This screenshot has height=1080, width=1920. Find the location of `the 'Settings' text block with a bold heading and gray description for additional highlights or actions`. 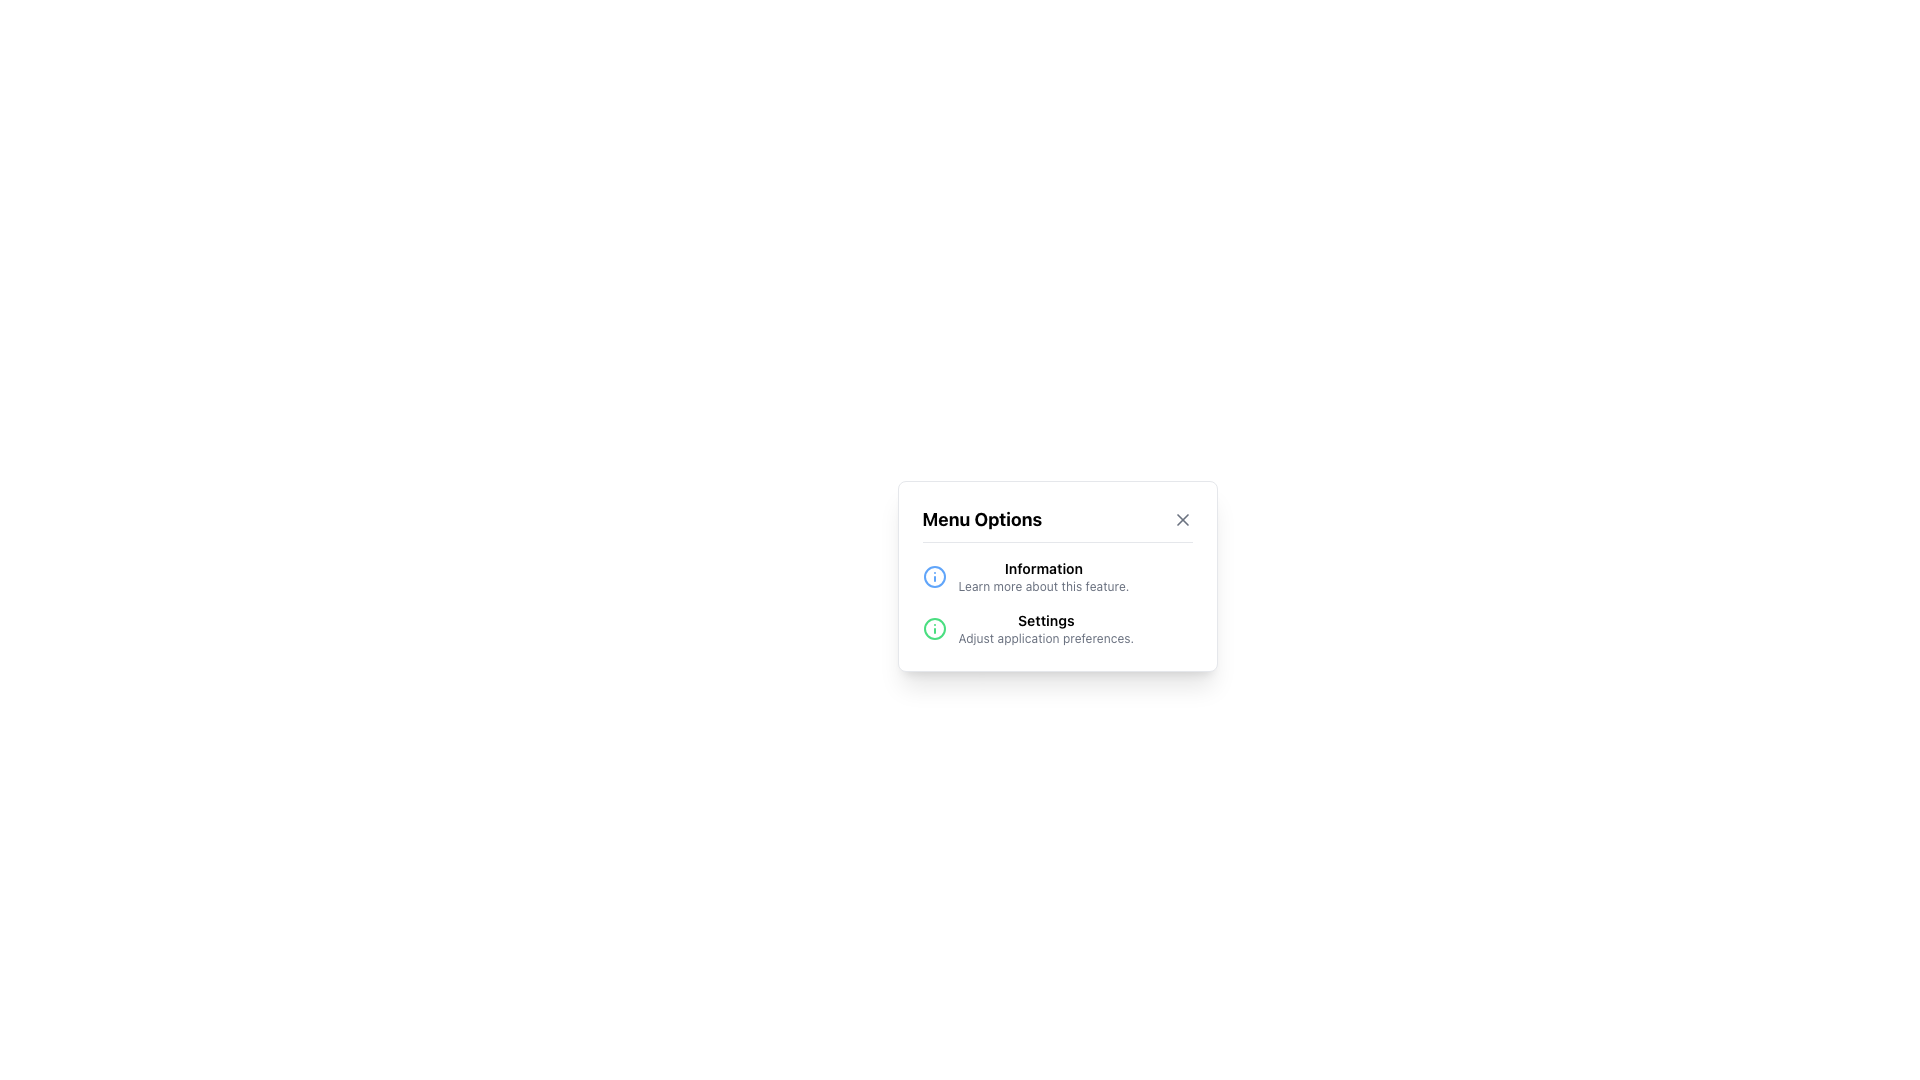

the 'Settings' text block with a bold heading and gray description for additional highlights or actions is located at coordinates (1045, 627).